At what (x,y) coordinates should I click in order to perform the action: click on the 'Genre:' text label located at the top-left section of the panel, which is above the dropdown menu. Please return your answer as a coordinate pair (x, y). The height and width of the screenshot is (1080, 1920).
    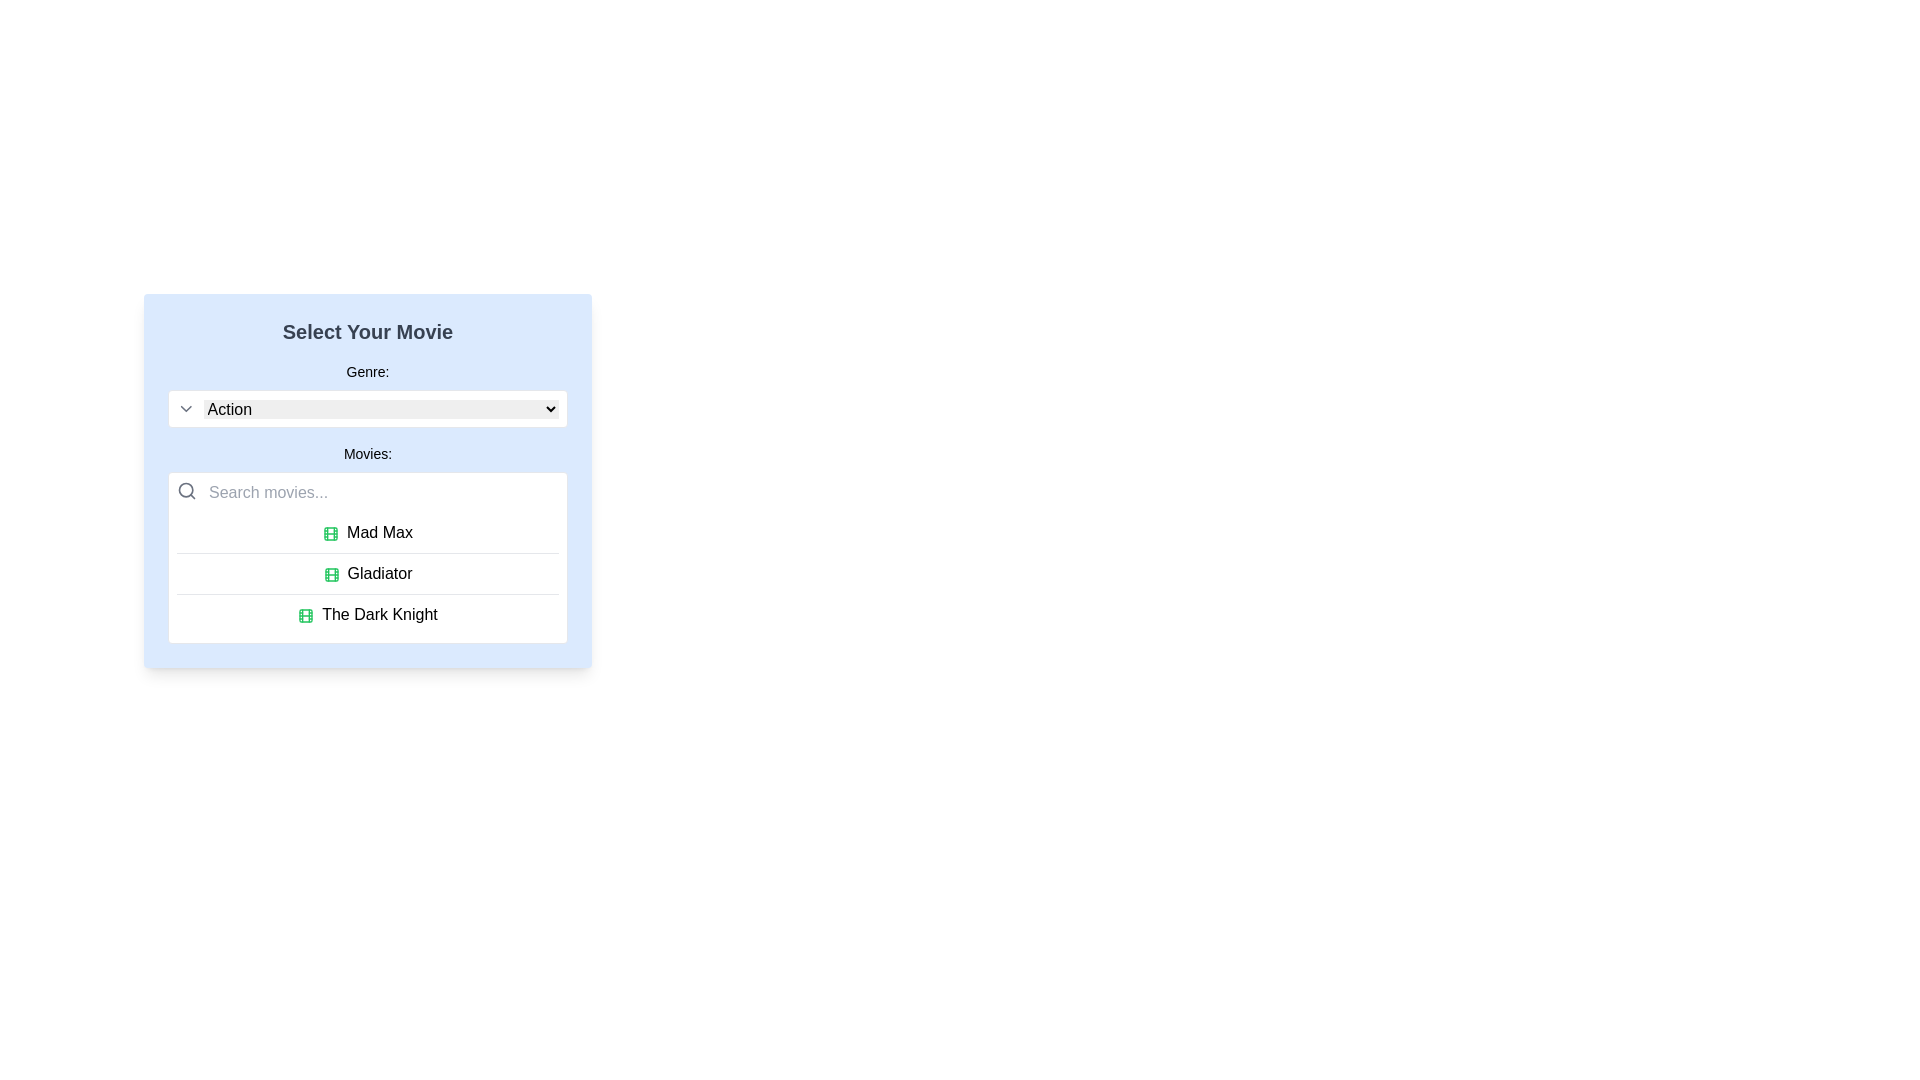
    Looking at the image, I should click on (368, 371).